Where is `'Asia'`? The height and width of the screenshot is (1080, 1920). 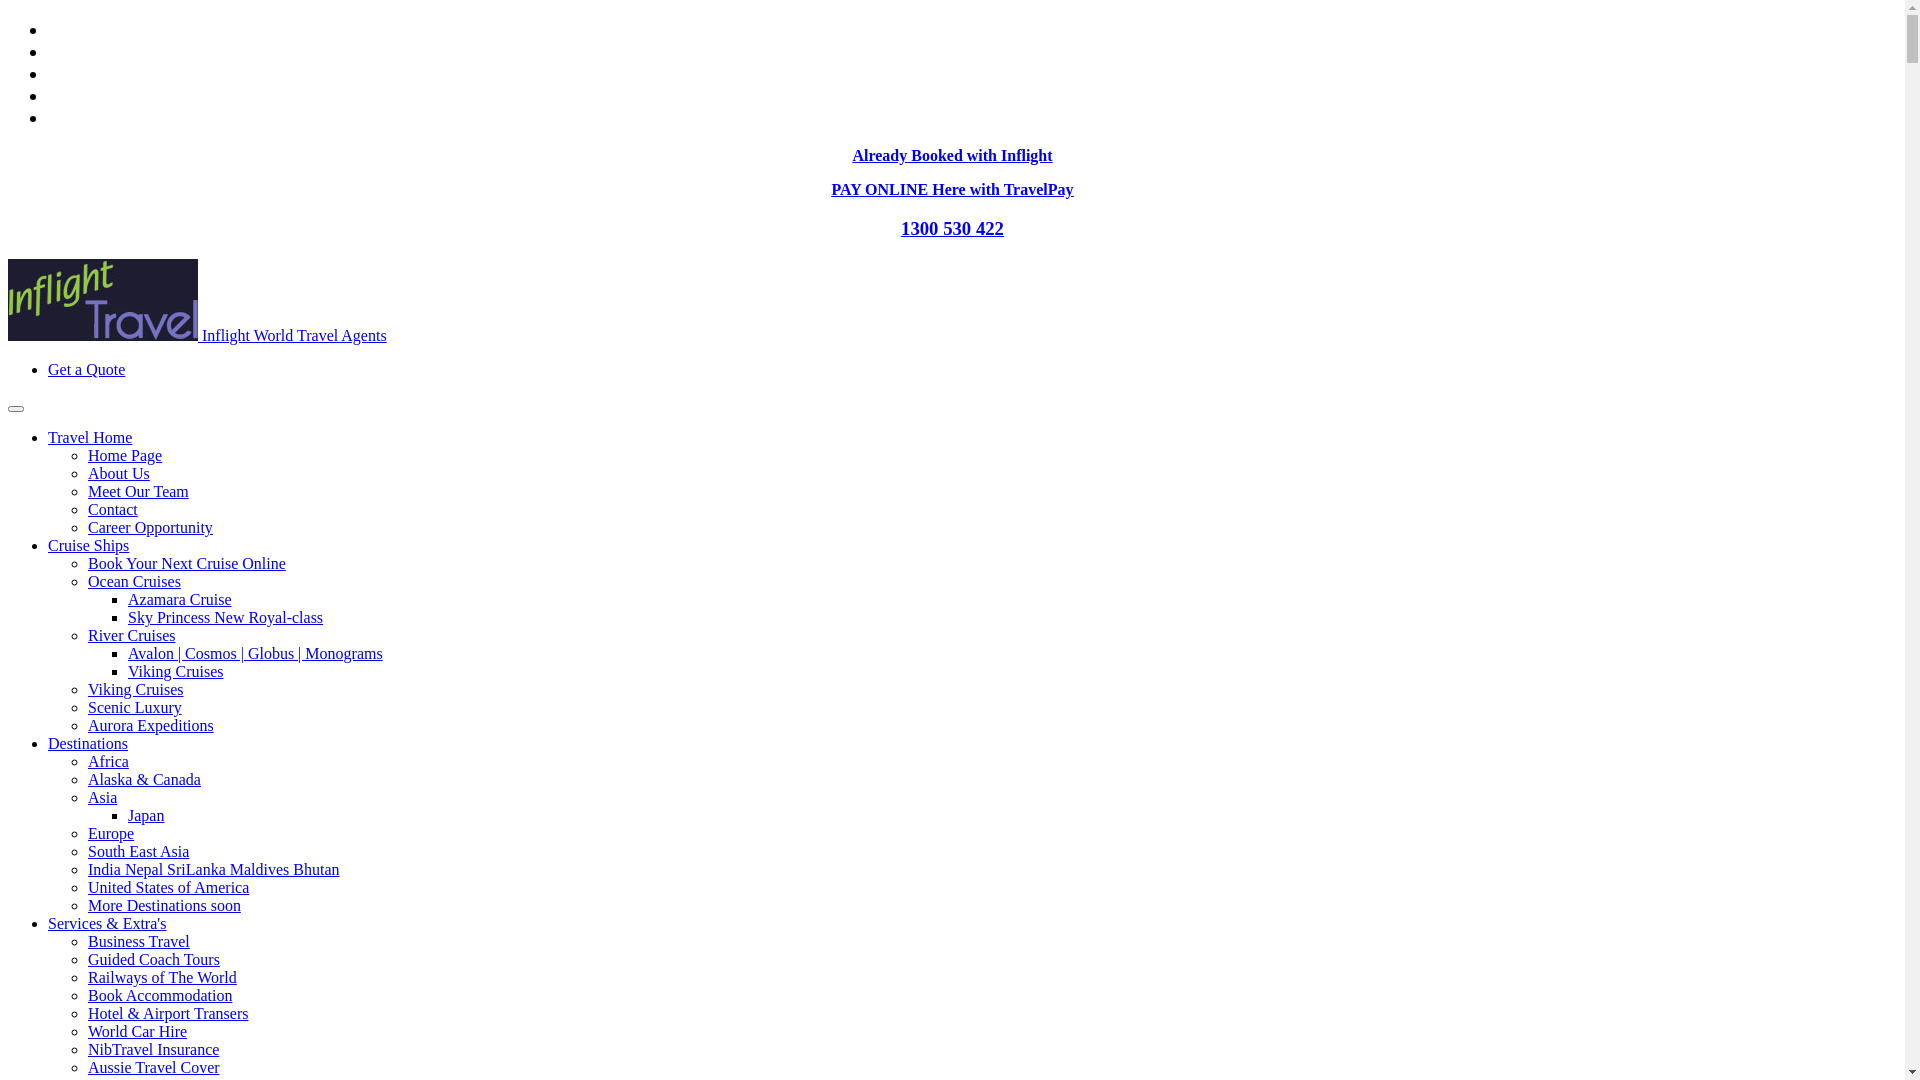
'Asia' is located at coordinates (101, 796).